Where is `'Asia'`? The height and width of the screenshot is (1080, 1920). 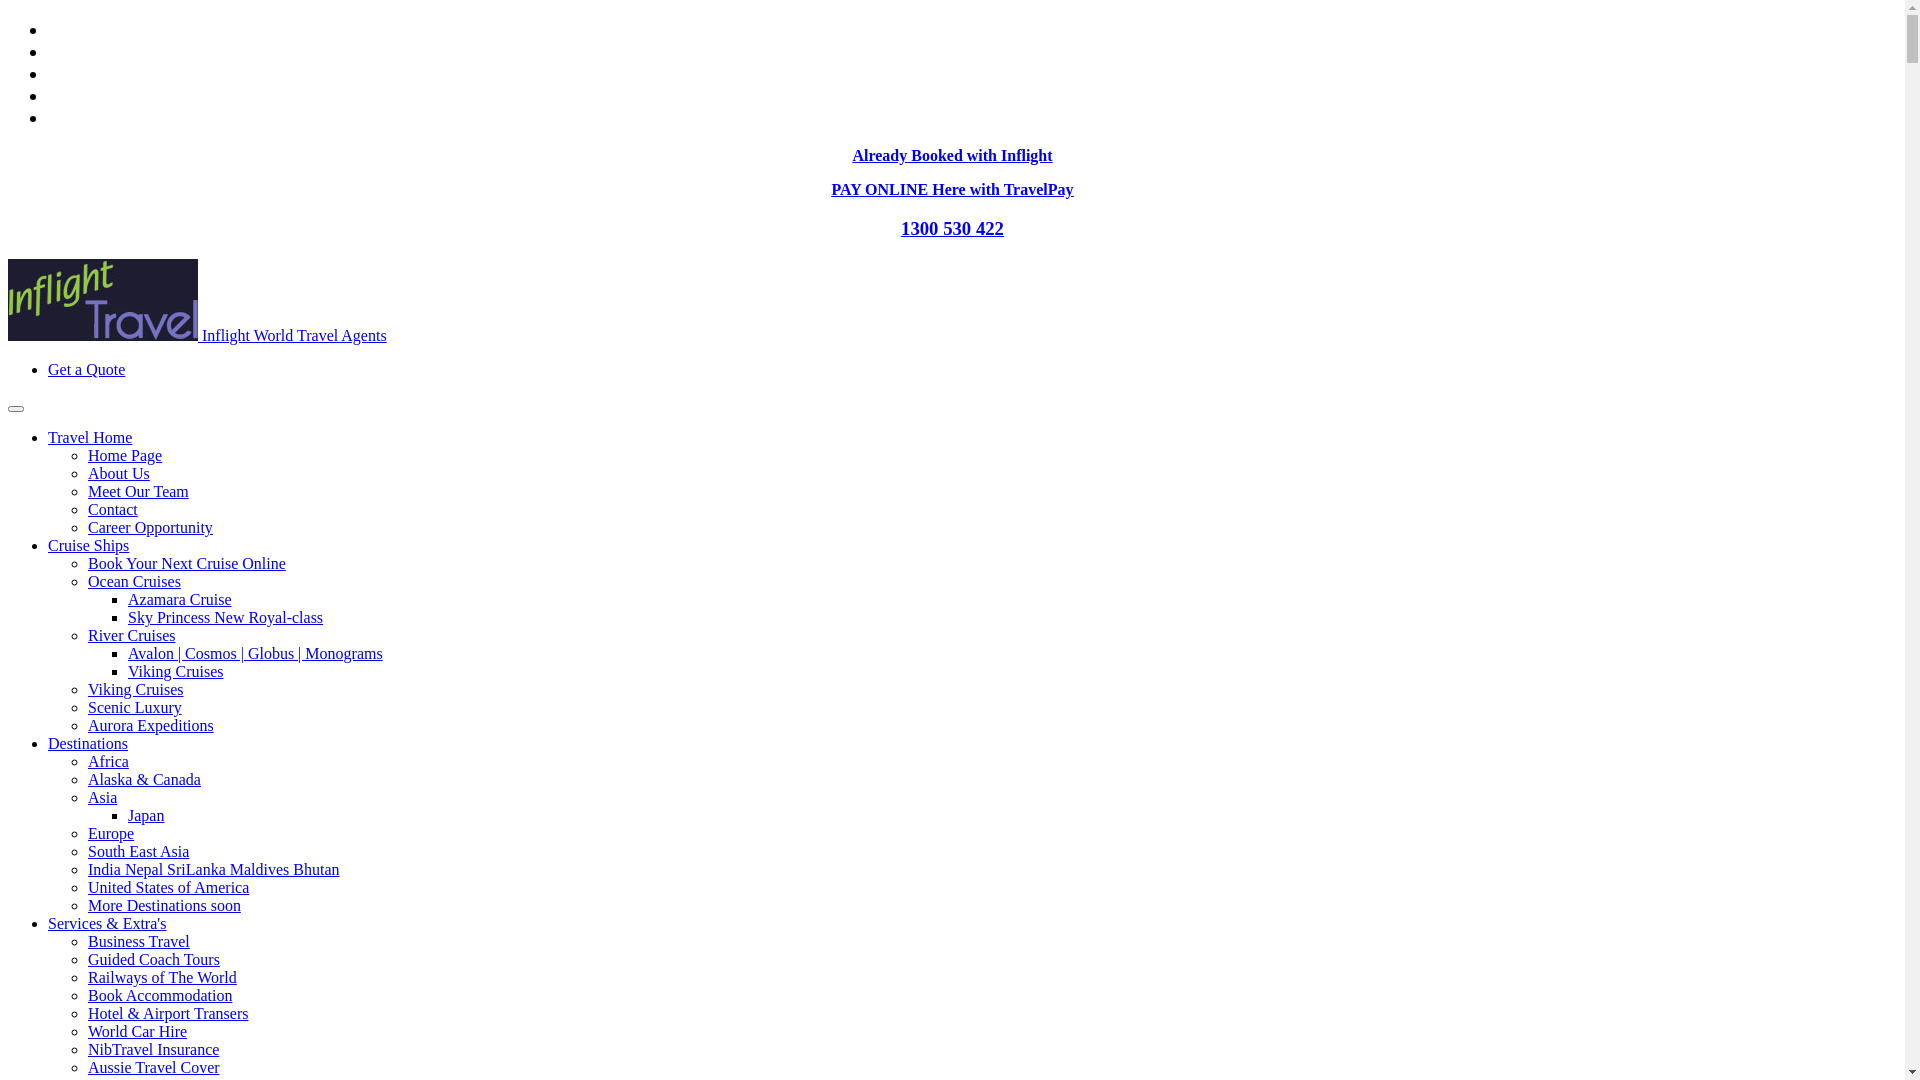
'Asia' is located at coordinates (101, 796).